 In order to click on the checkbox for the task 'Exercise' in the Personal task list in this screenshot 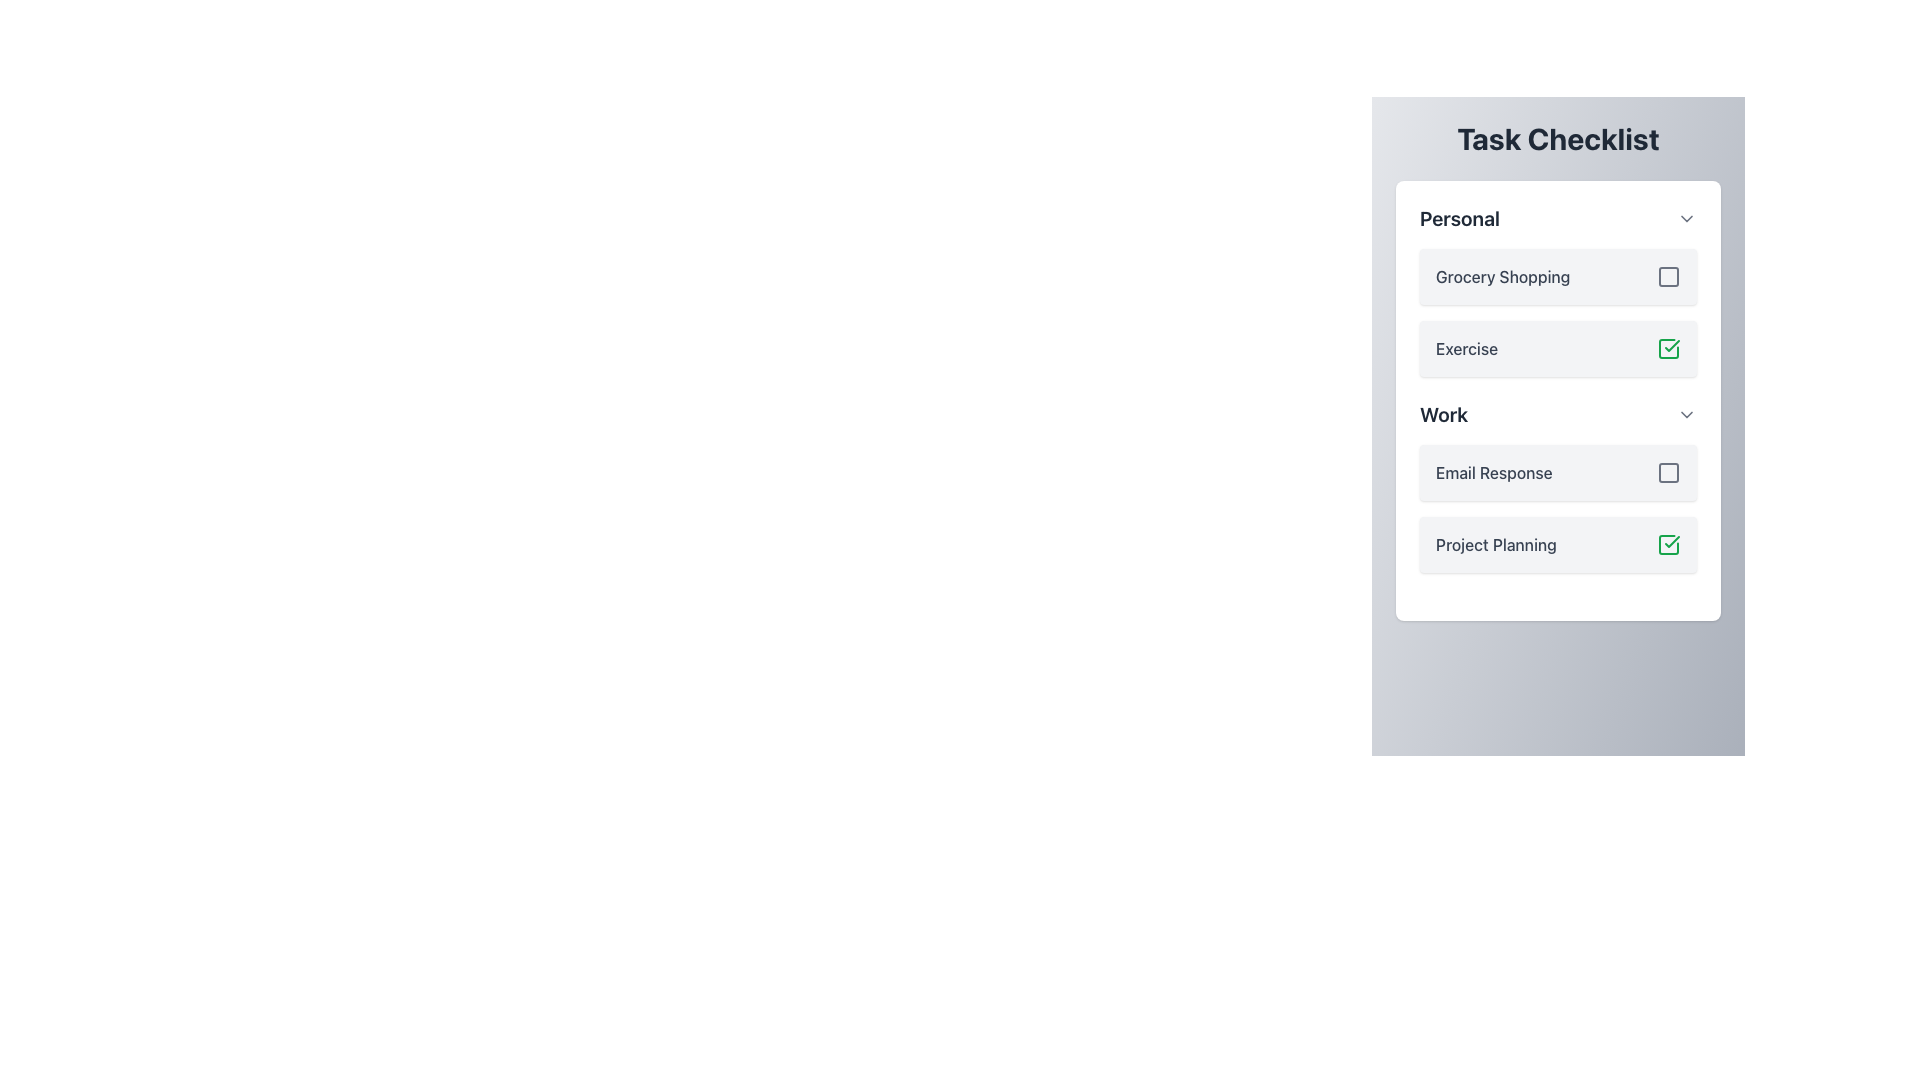, I will do `click(1557, 312)`.